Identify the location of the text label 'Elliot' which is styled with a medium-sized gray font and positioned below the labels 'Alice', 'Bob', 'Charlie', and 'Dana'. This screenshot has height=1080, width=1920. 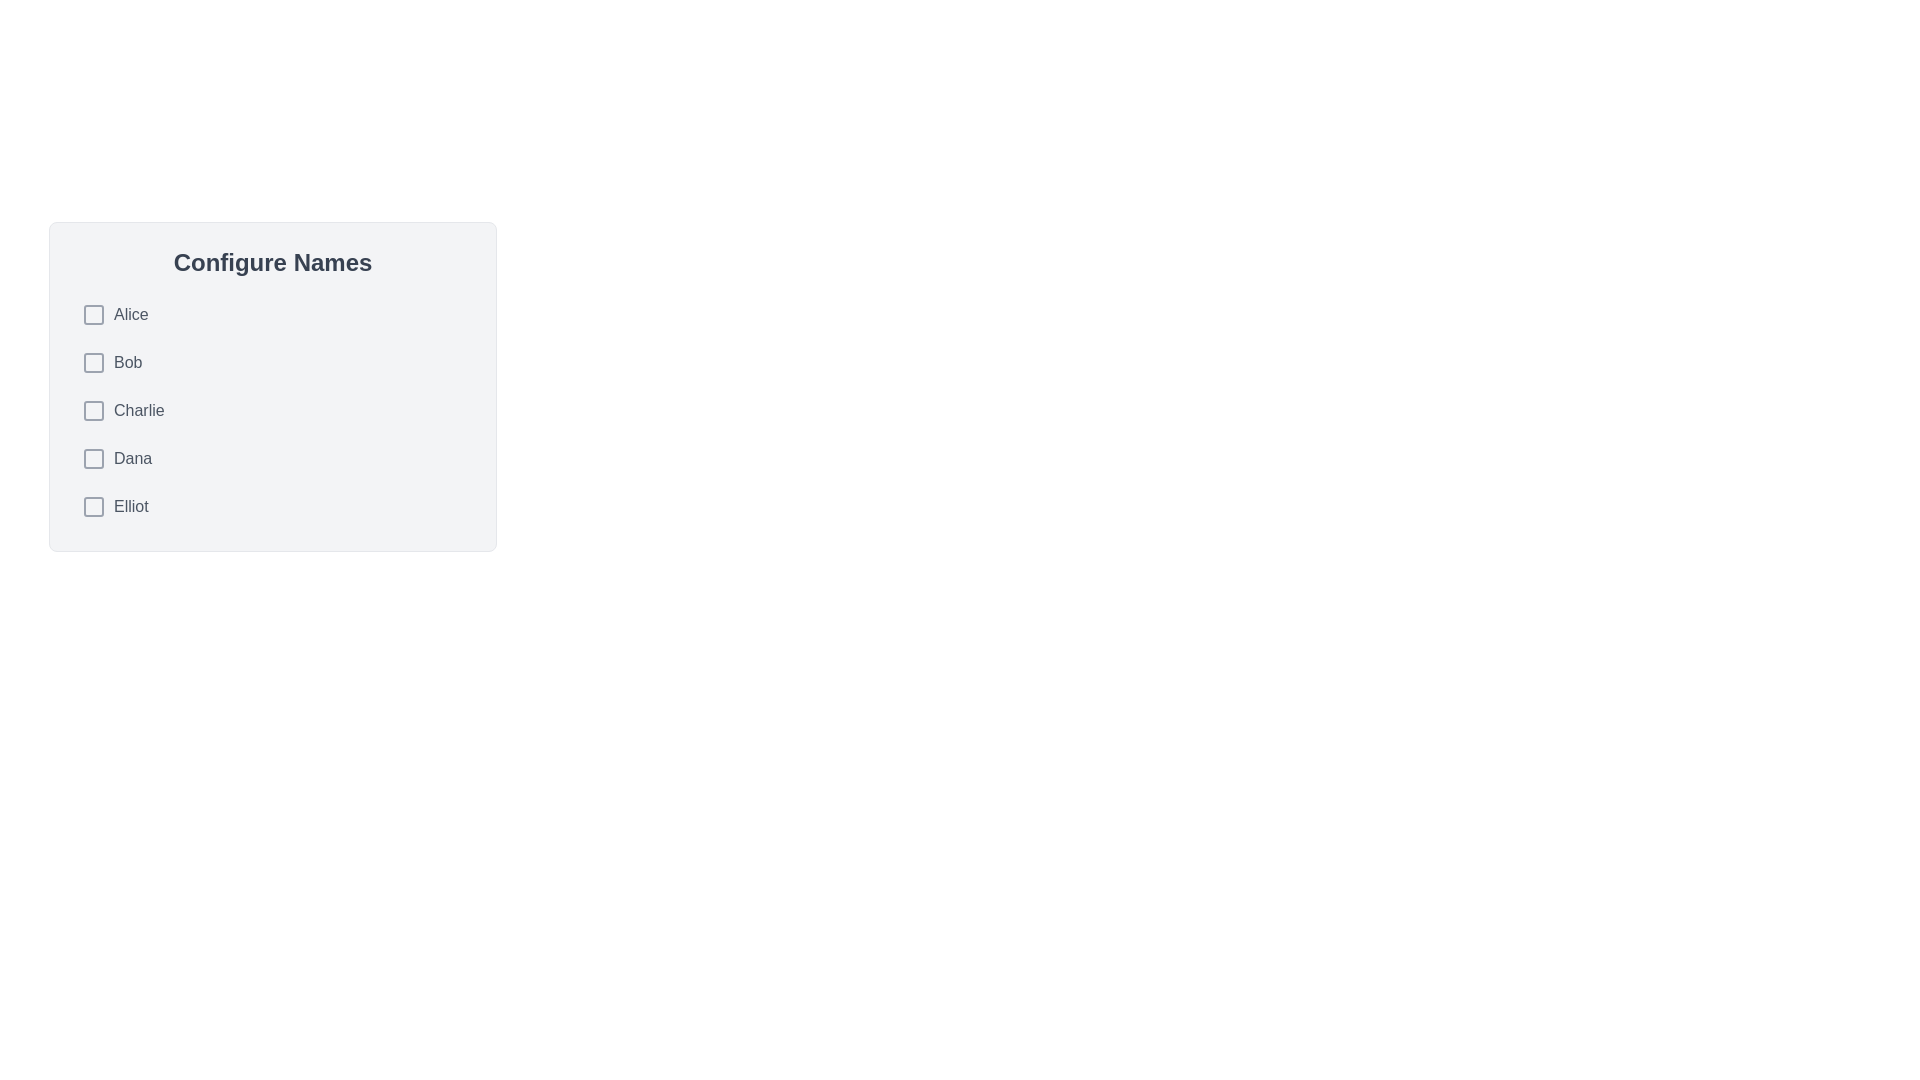
(114, 505).